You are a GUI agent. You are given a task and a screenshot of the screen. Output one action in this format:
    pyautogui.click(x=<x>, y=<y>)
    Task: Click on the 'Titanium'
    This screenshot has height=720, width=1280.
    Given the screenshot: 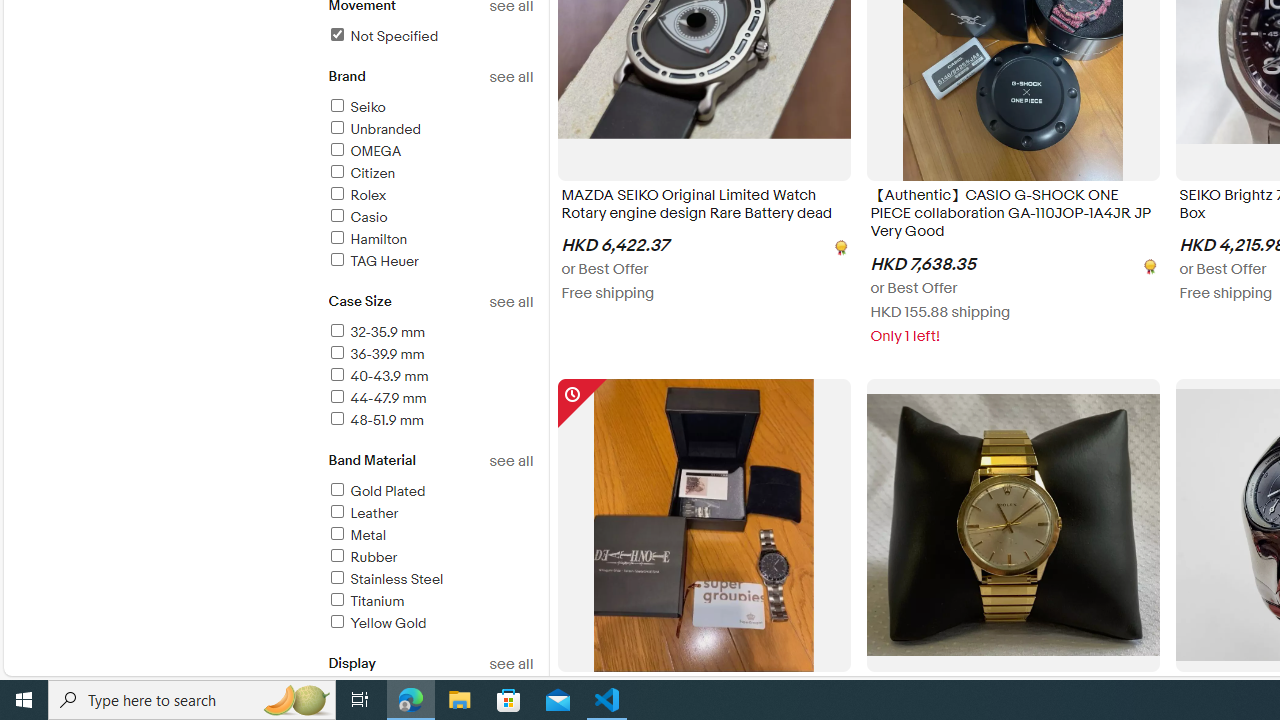 What is the action you would take?
    pyautogui.click(x=365, y=600)
    